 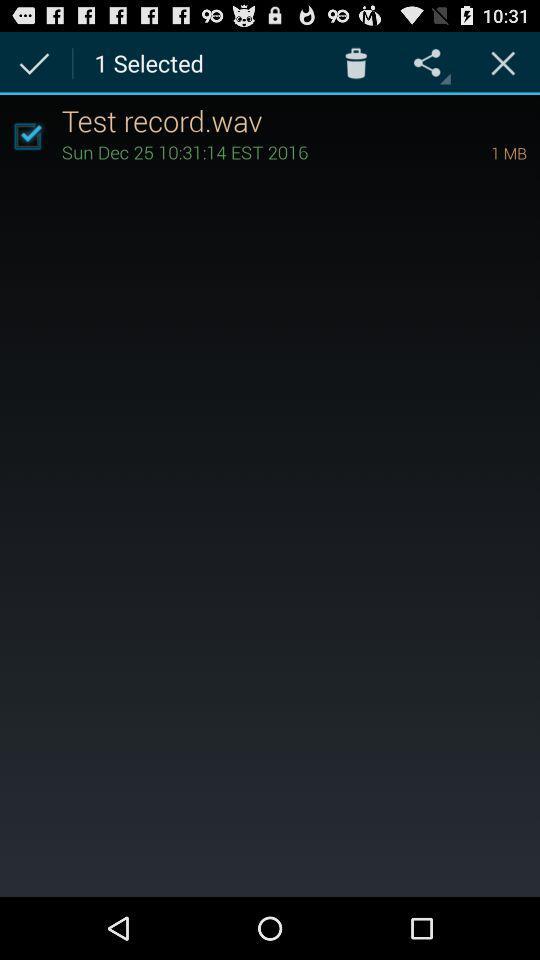 I want to click on item to the left of the test record.wav item, so click(x=26, y=135).